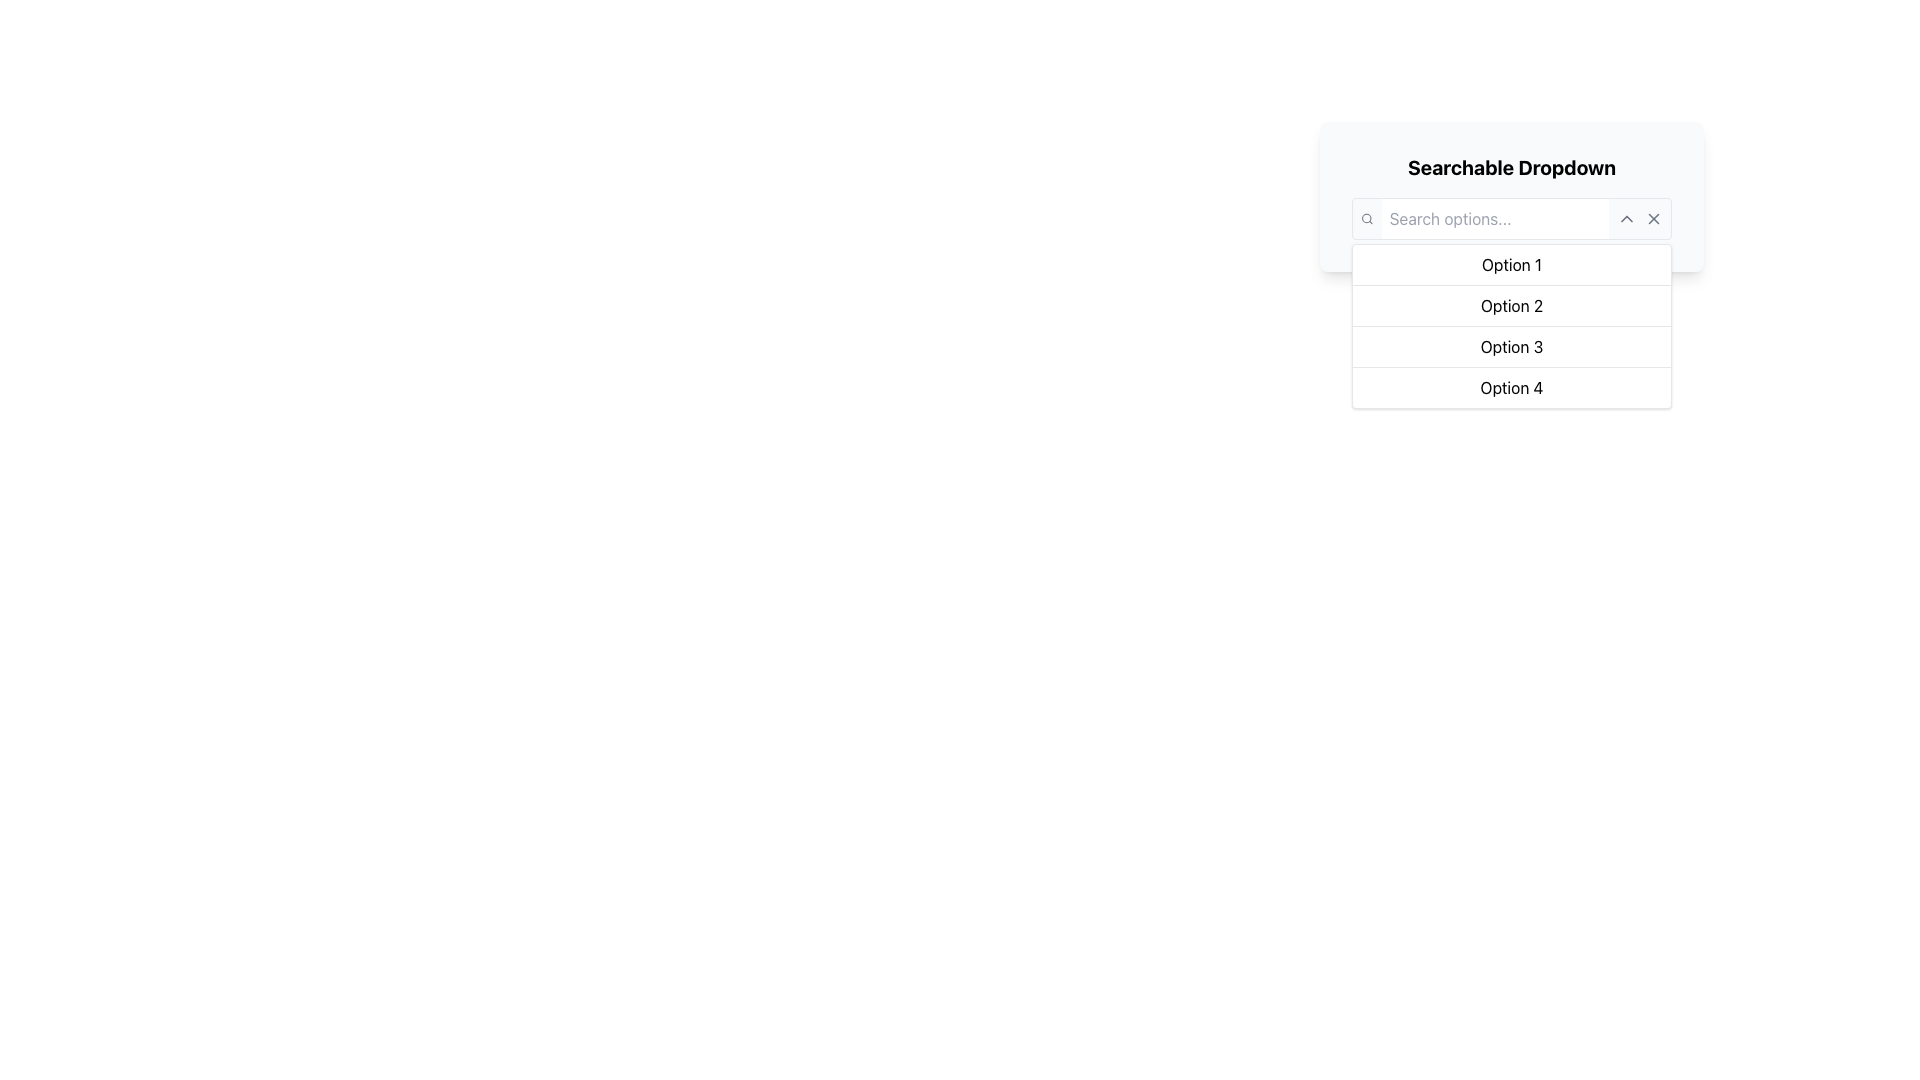 This screenshot has height=1080, width=1920. Describe the element at coordinates (1366, 219) in the screenshot. I see `the search icon located inside the 'Searchable Dropdown' input field, positioned at the left side before the placeholder text 'Search options...'` at that location.